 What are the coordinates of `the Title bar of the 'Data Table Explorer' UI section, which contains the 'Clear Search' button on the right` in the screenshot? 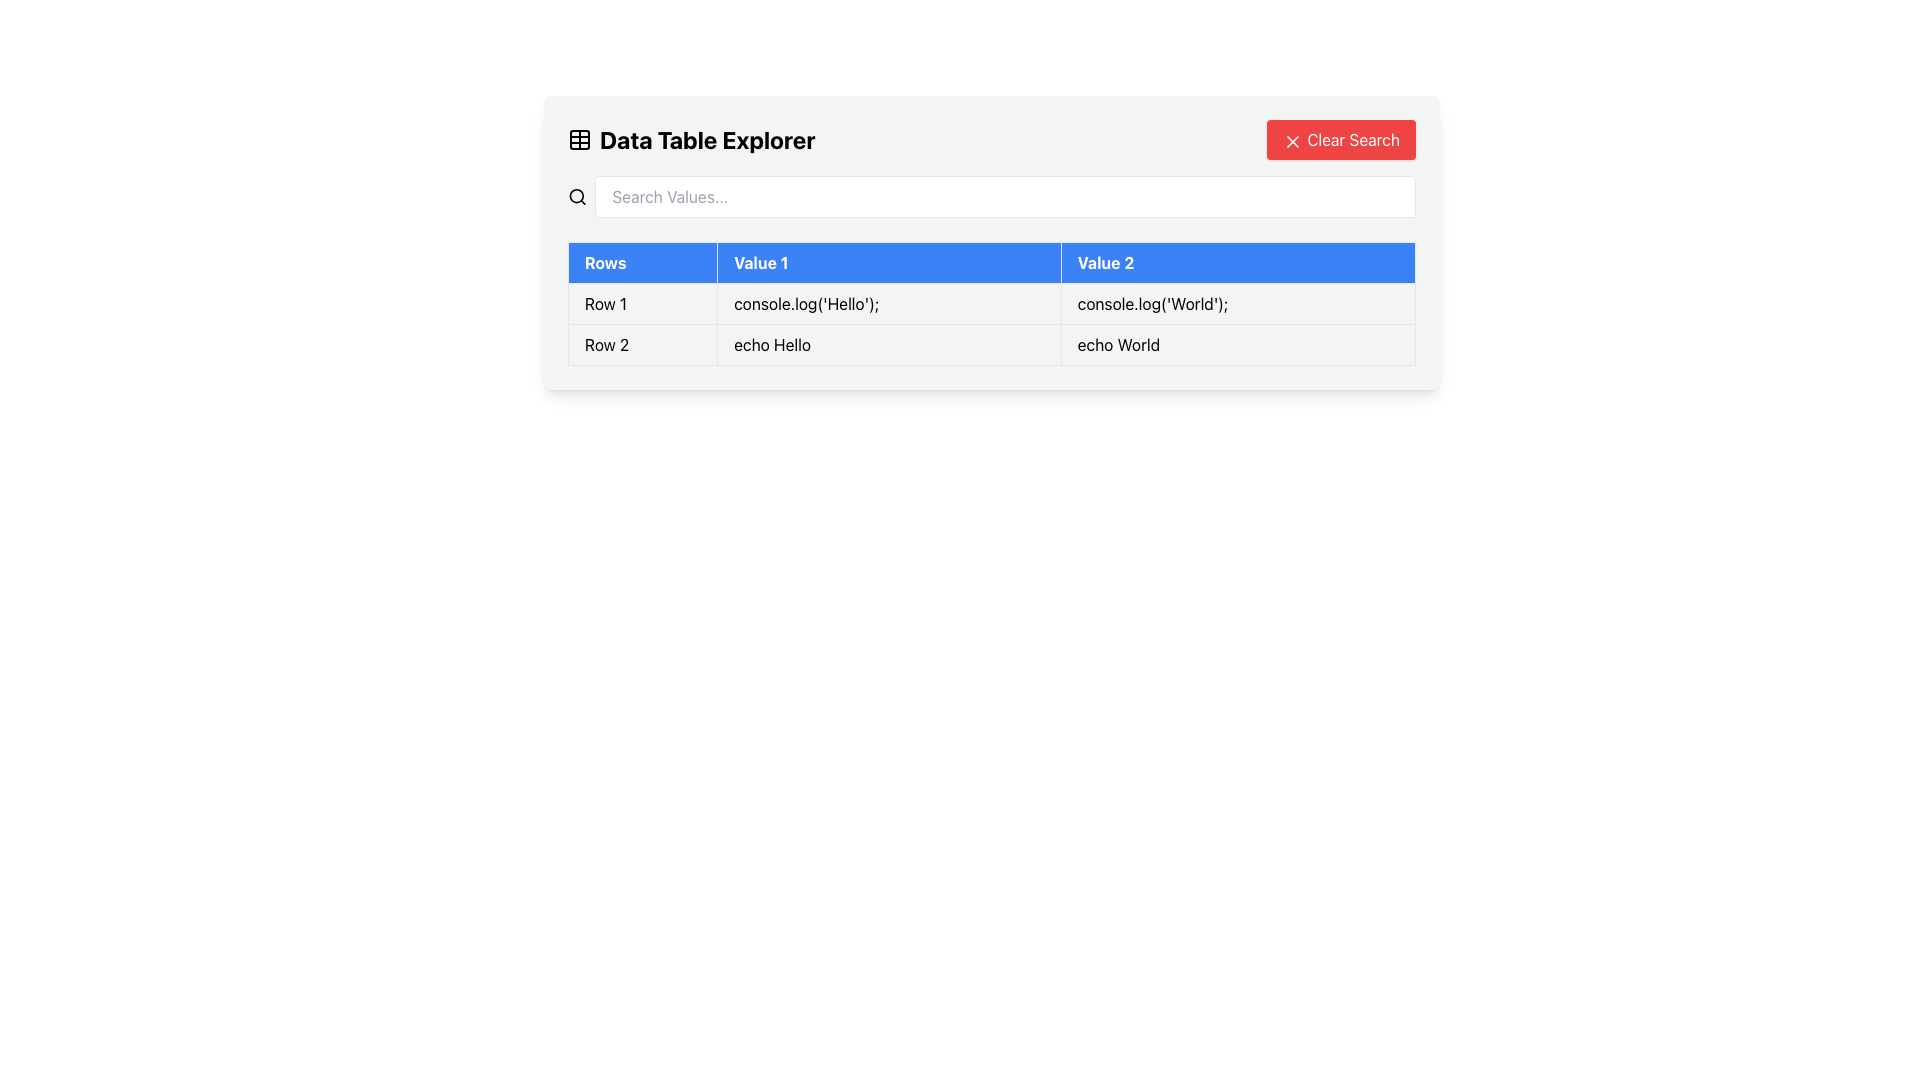 It's located at (992, 138).